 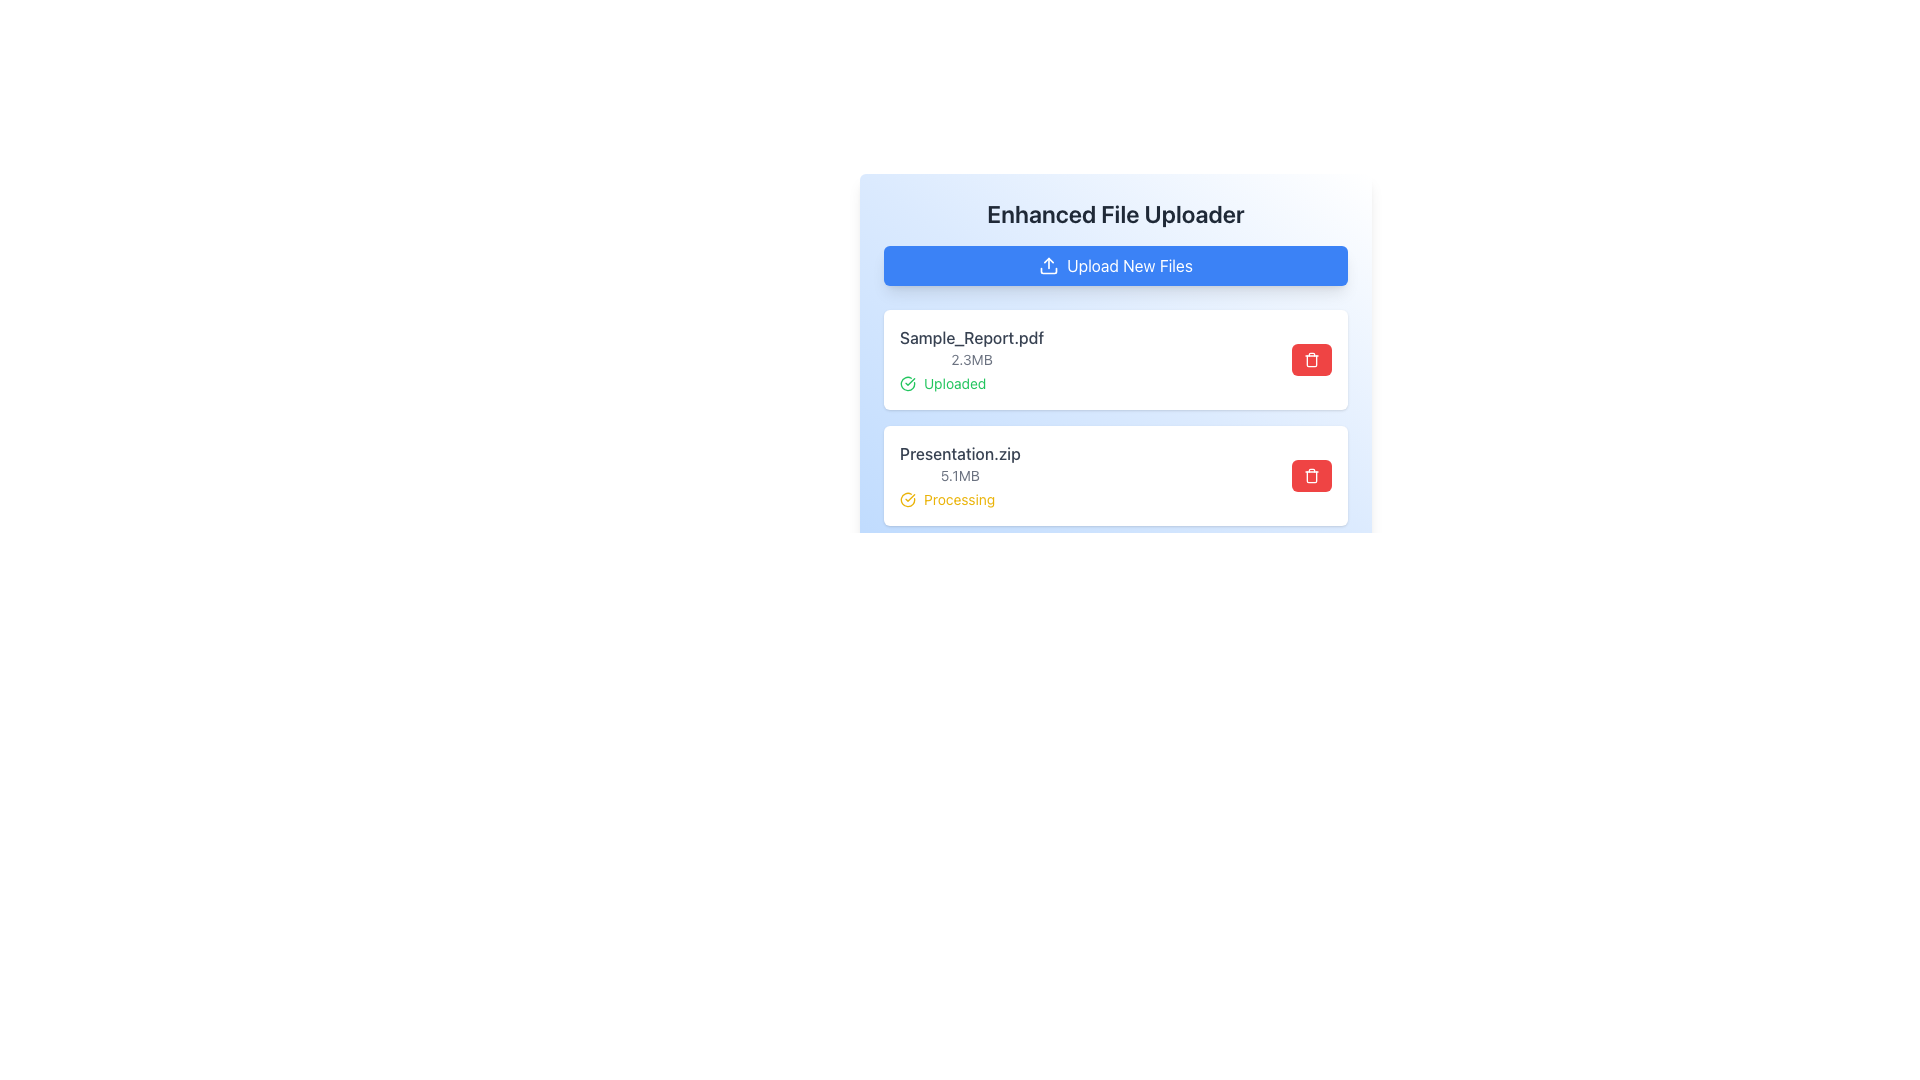 I want to click on the text label with icon that indicates the successful upload status of the file 'Sample_Report.pdf' with size '2.3MB', so click(x=972, y=384).